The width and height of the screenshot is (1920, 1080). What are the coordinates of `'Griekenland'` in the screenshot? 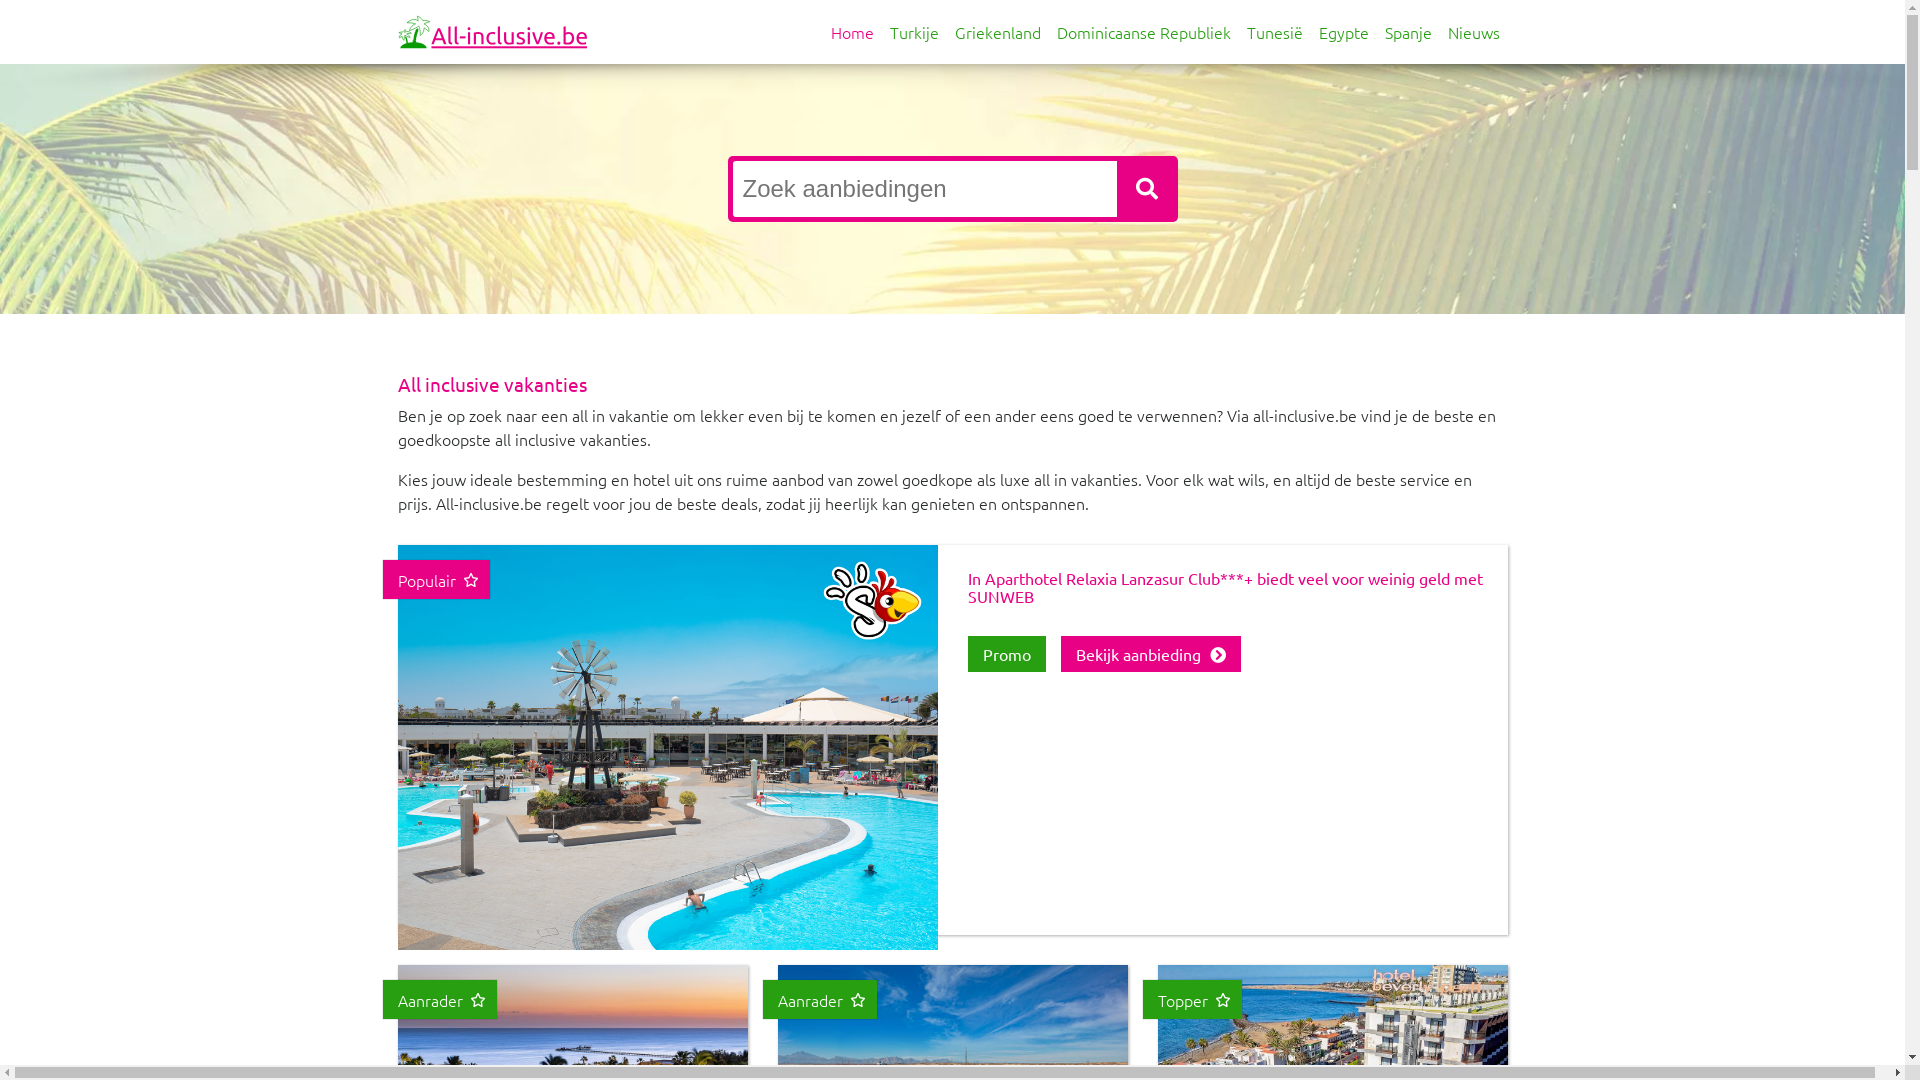 It's located at (997, 31).